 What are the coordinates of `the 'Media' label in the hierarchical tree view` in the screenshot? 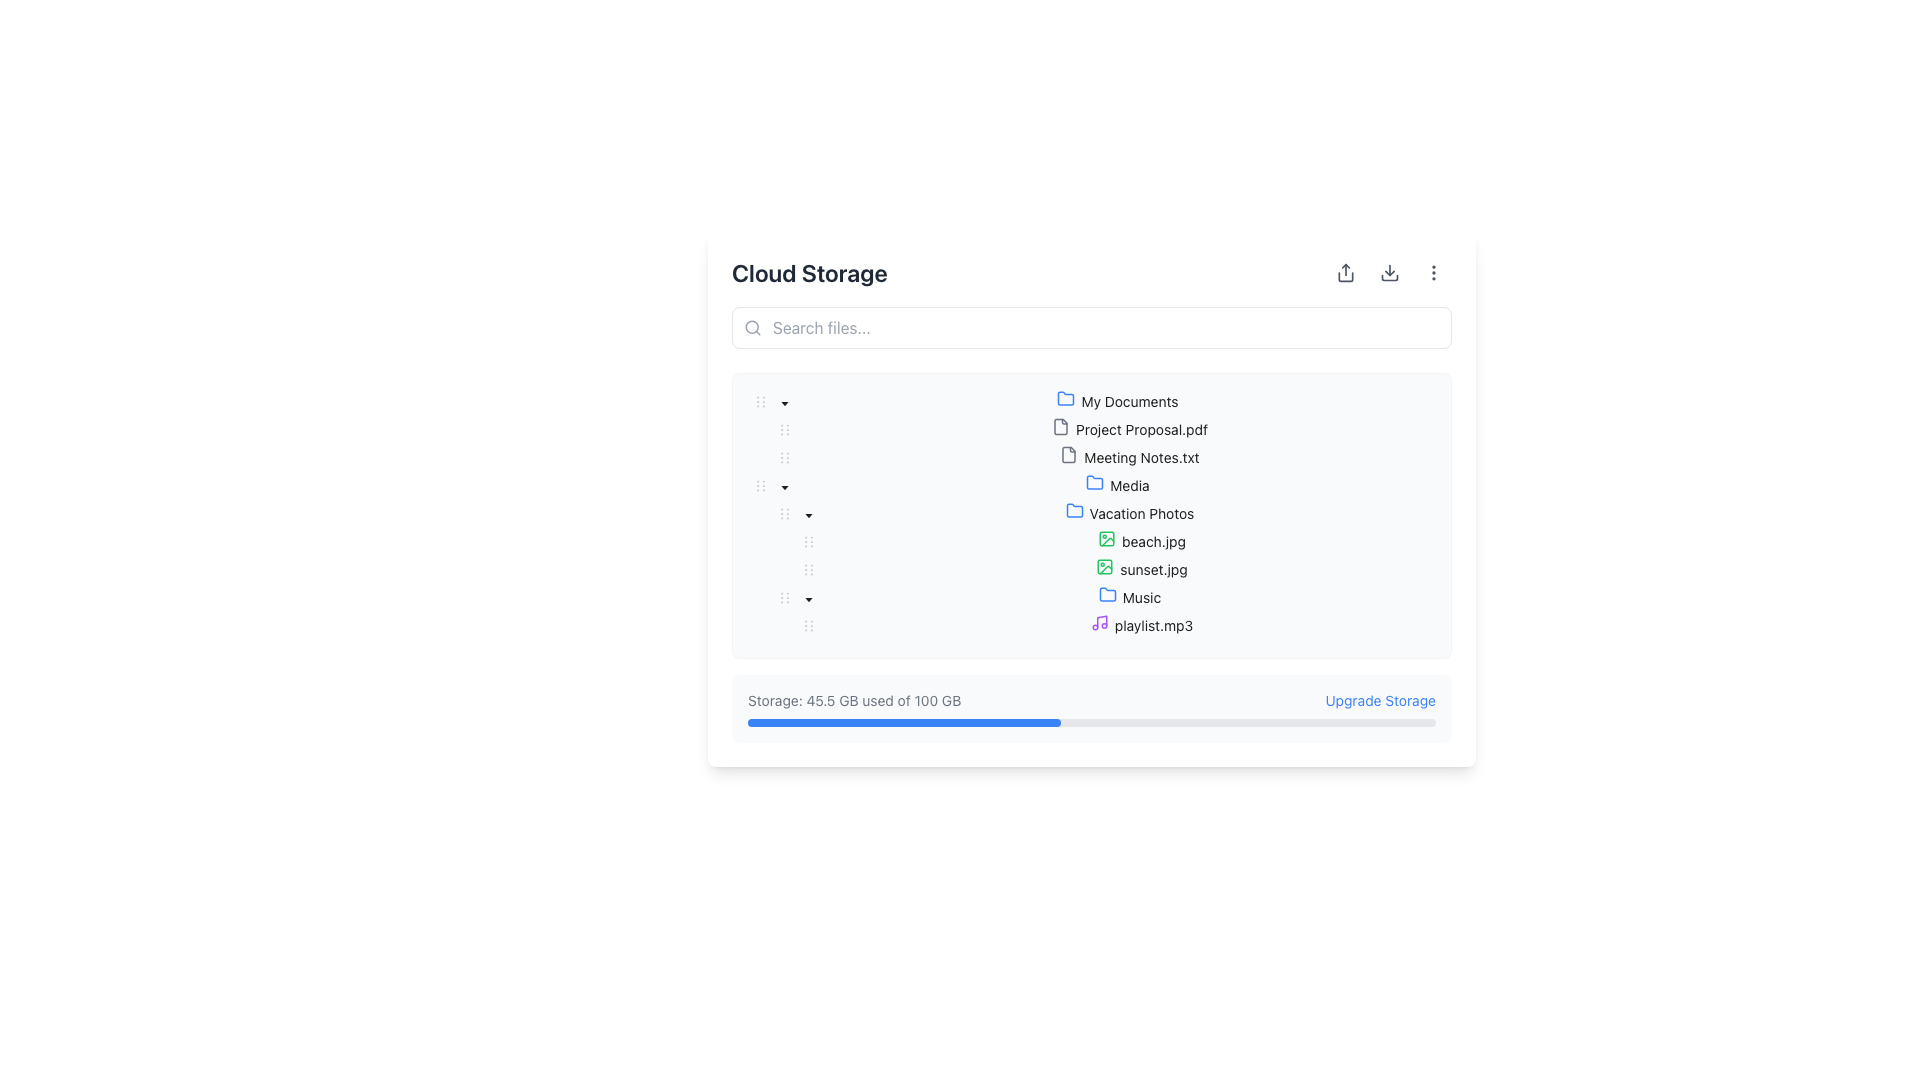 It's located at (1129, 485).